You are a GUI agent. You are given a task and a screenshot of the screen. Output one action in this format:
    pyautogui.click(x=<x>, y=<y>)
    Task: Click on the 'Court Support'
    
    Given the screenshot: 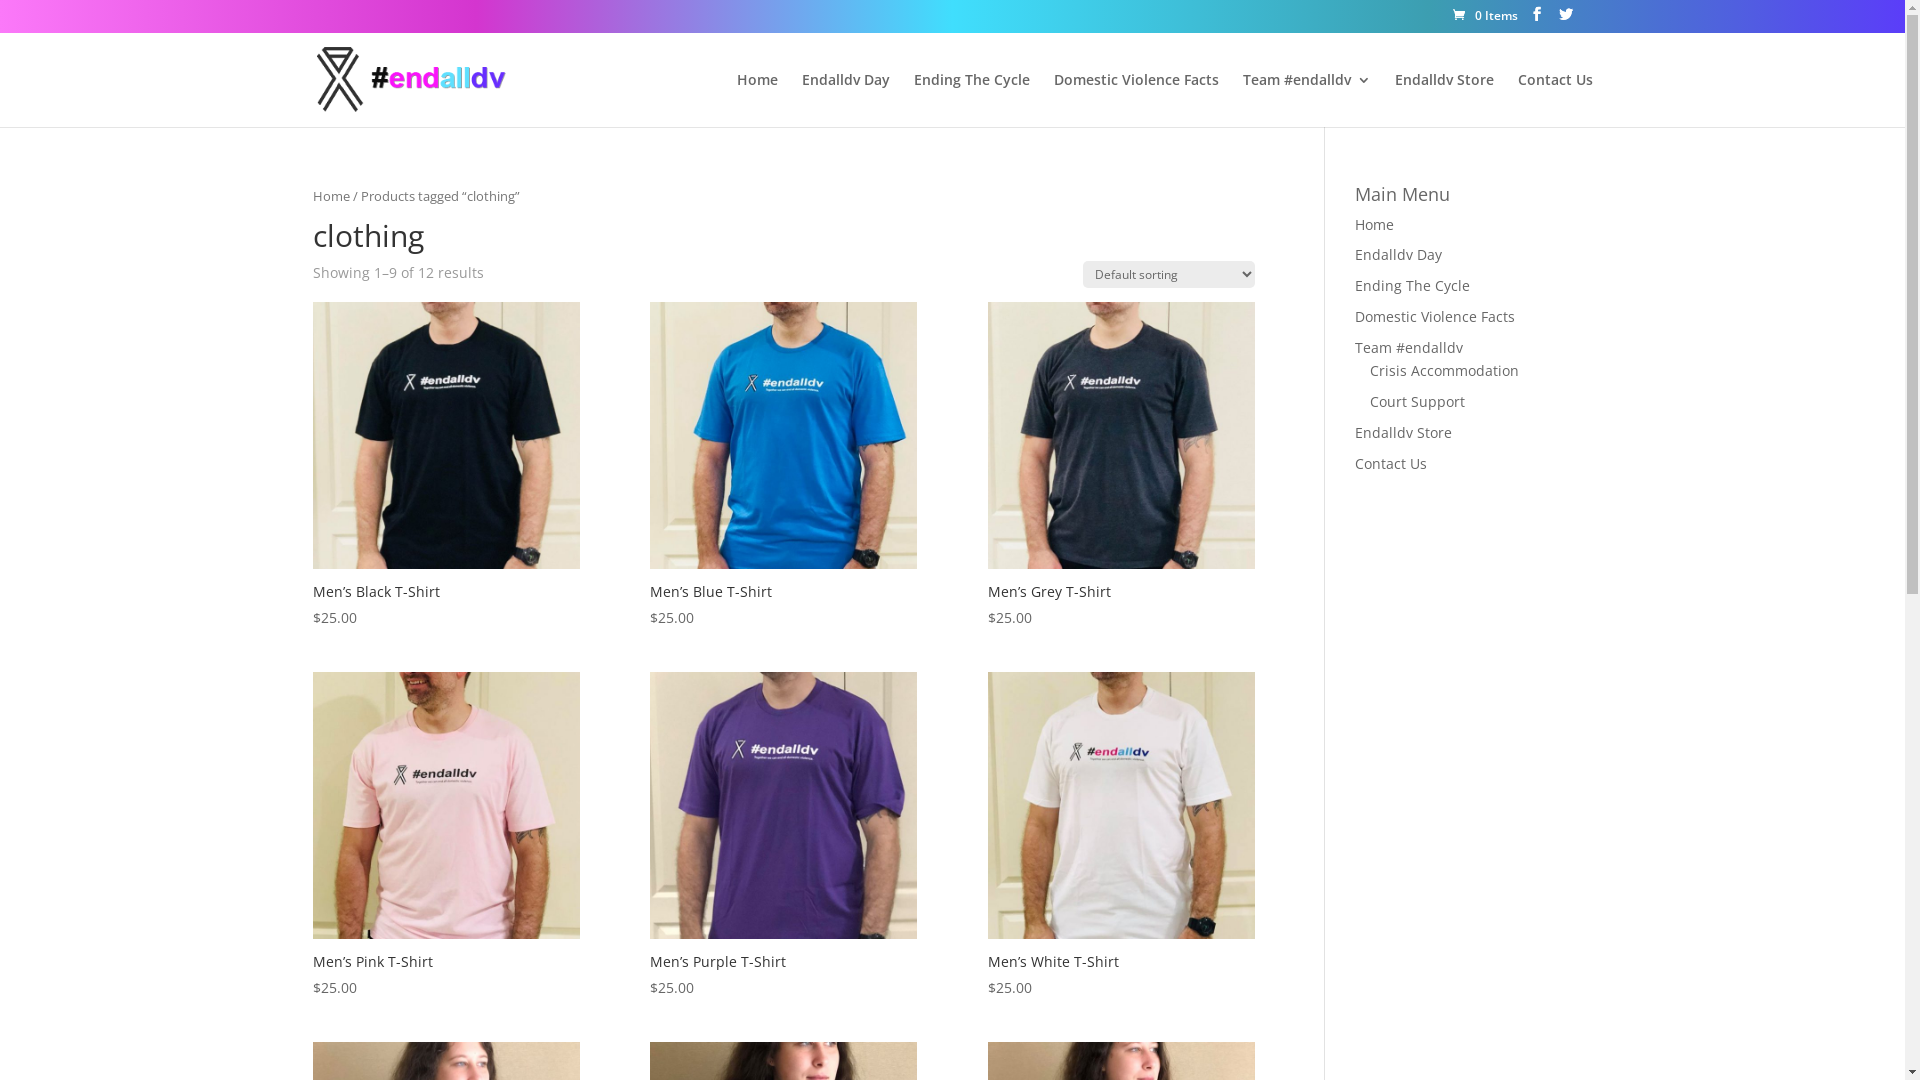 What is the action you would take?
    pyautogui.click(x=1416, y=401)
    